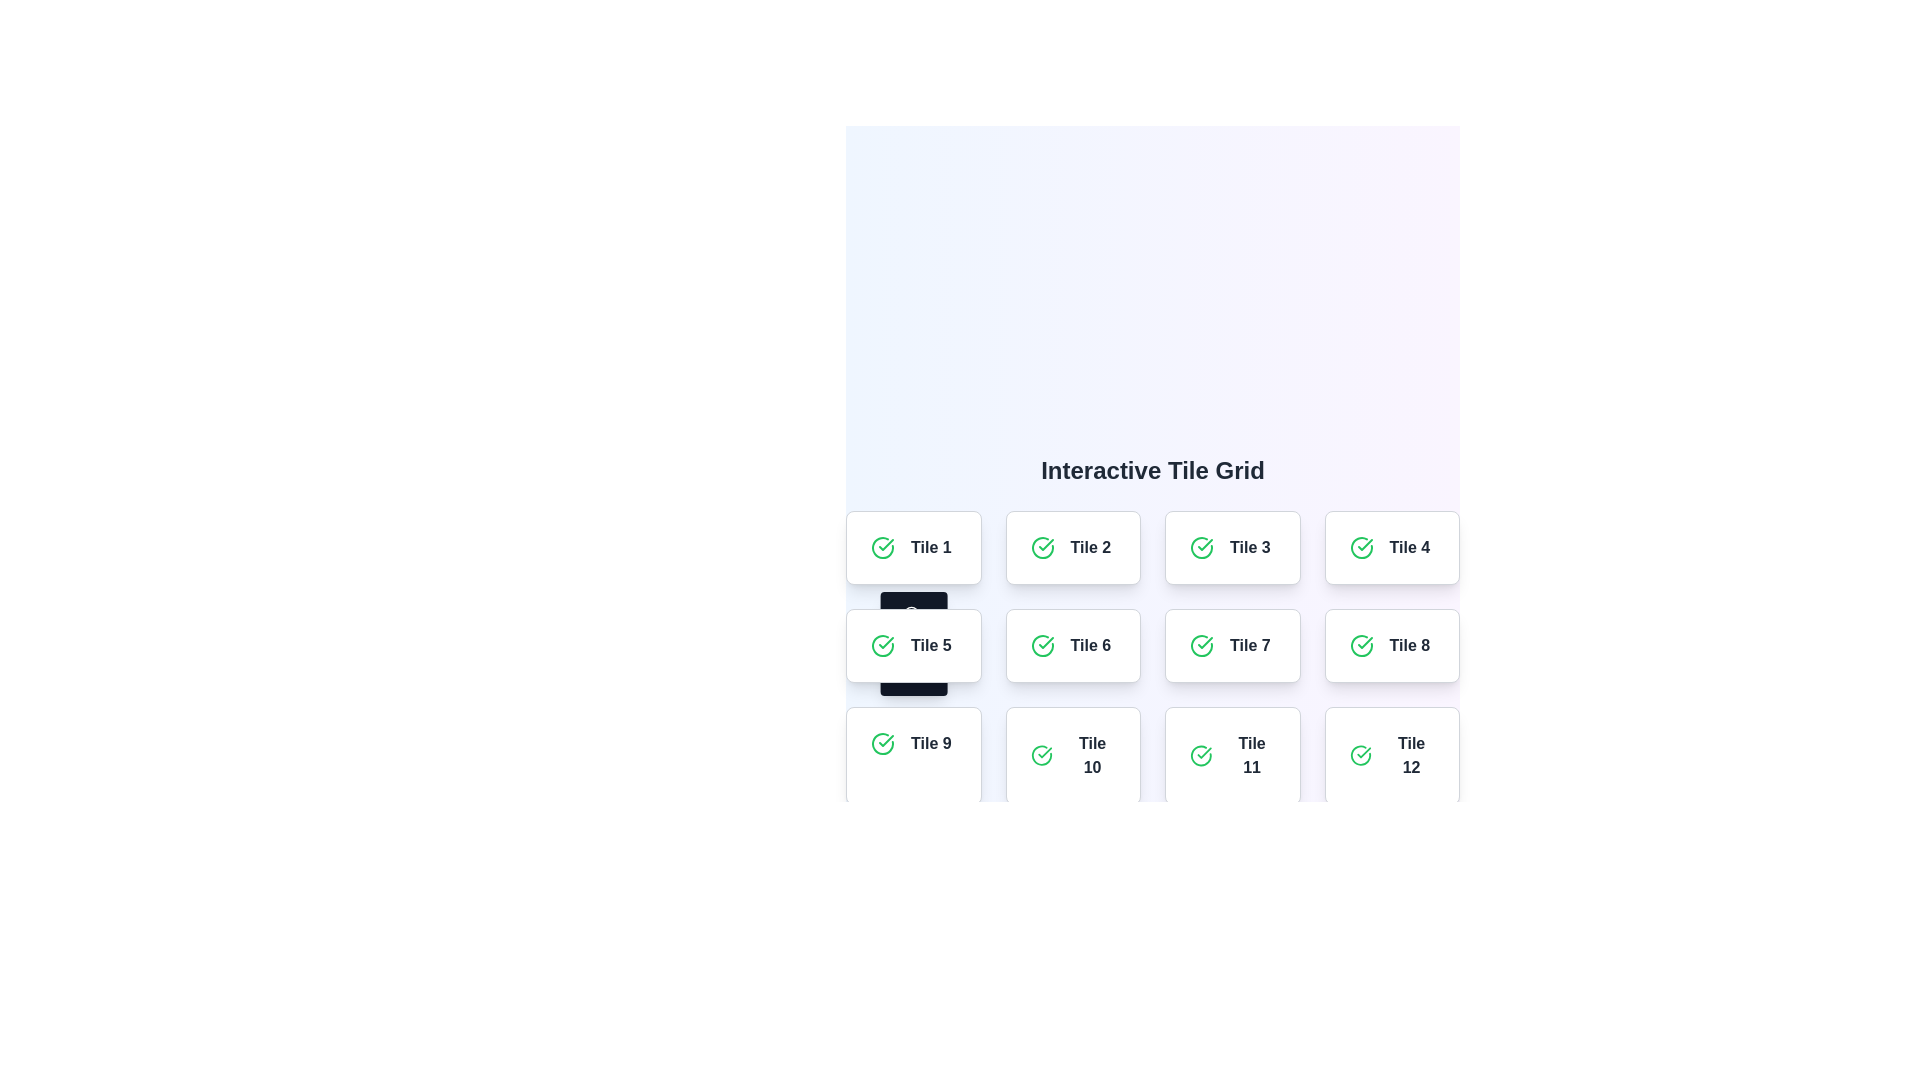  Describe the element at coordinates (1231, 547) in the screenshot. I see `the identifier tile located in the first row and third column of the grid layout` at that location.